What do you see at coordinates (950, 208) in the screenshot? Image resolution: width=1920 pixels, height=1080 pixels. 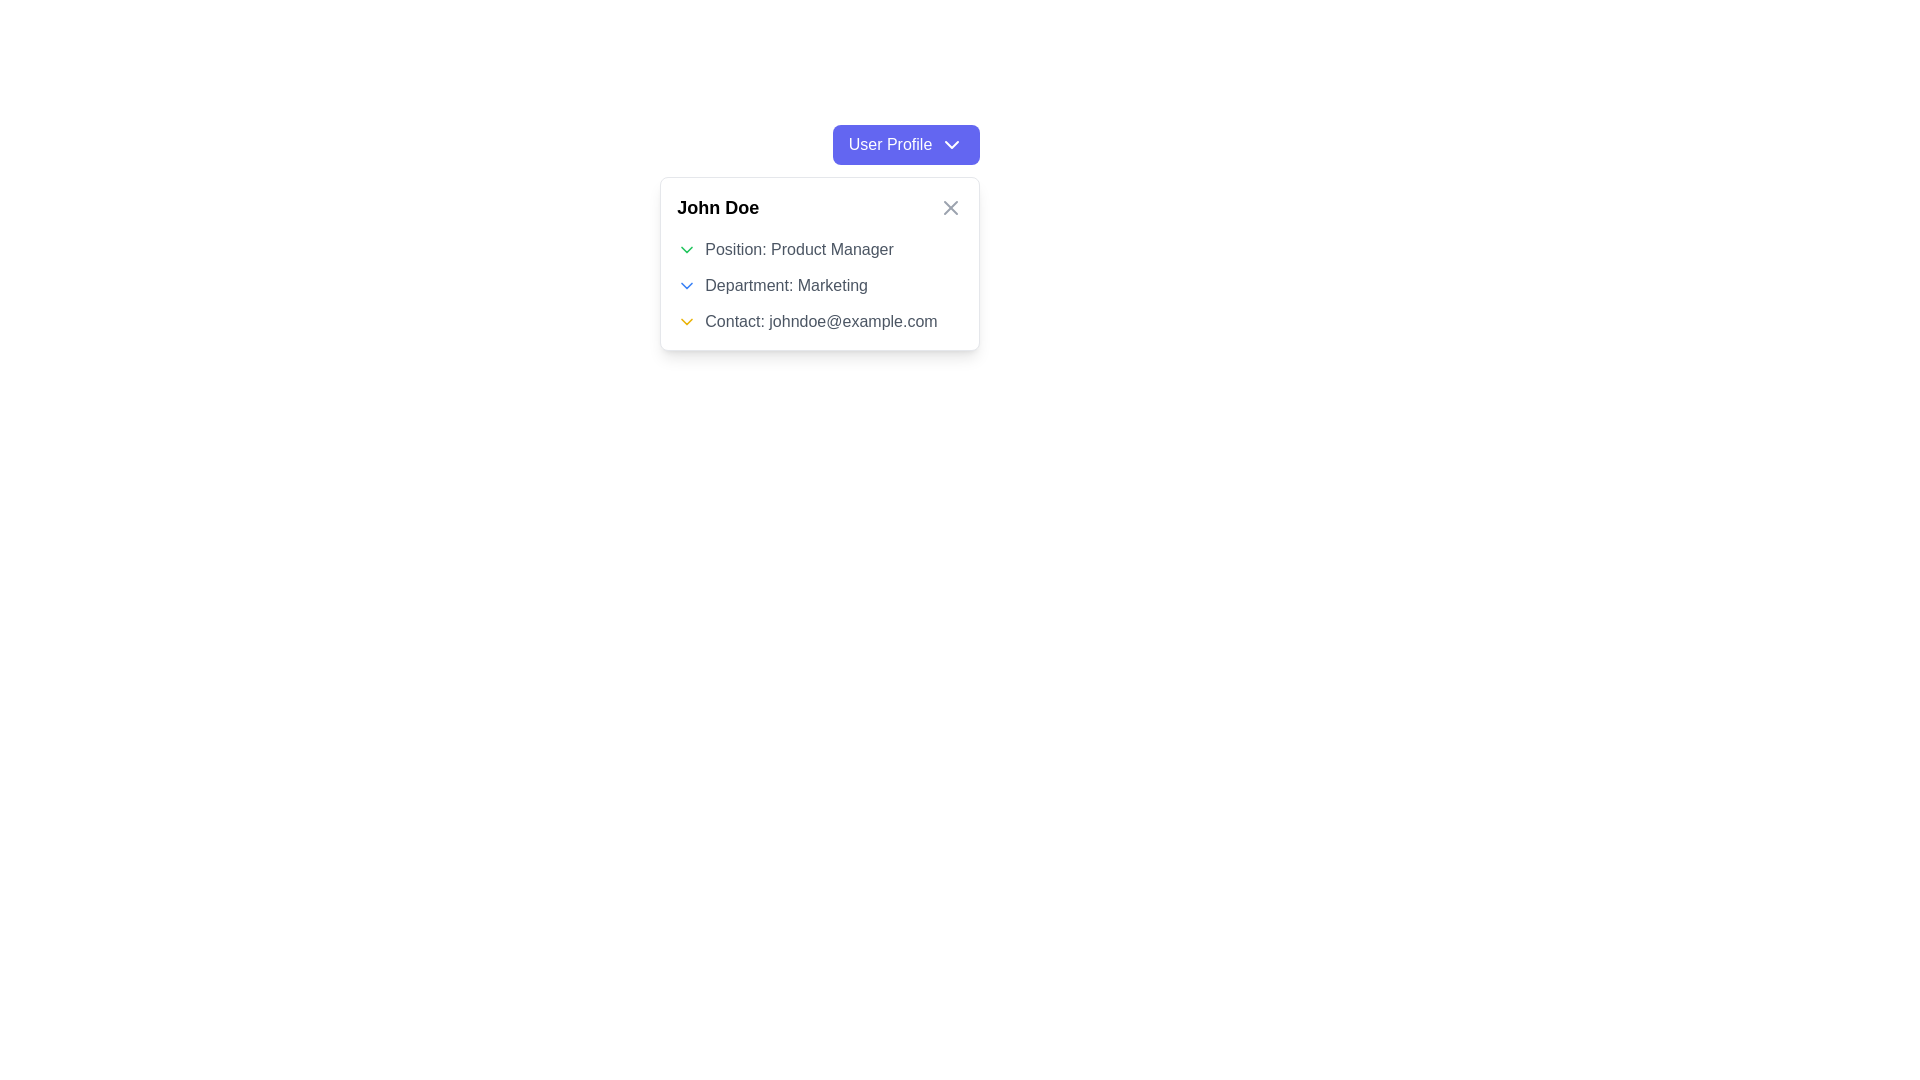 I see `the close button represented by an X-shaped SVG graphic located at the upper-right corner of the user information card near the title 'John Doe'` at bounding box center [950, 208].